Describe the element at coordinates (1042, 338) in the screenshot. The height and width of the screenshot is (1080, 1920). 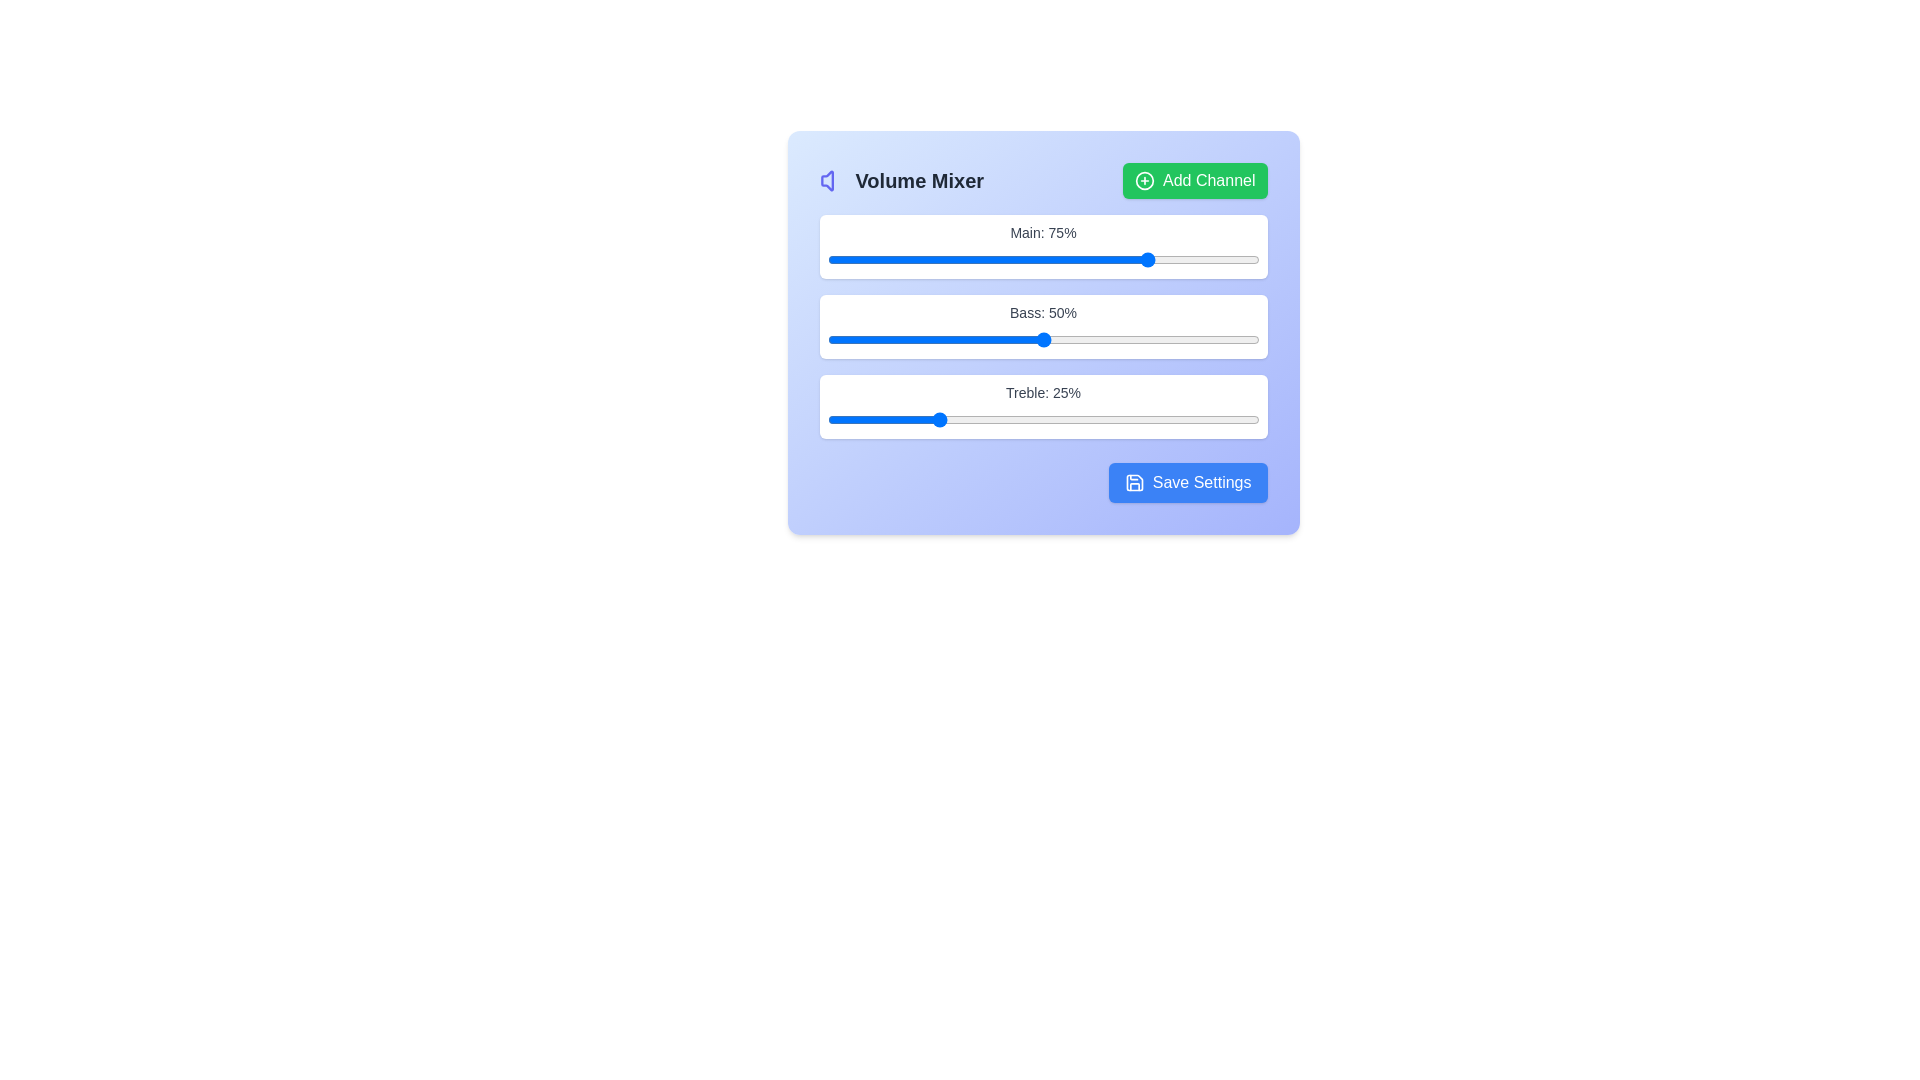
I see `the bass level` at that location.